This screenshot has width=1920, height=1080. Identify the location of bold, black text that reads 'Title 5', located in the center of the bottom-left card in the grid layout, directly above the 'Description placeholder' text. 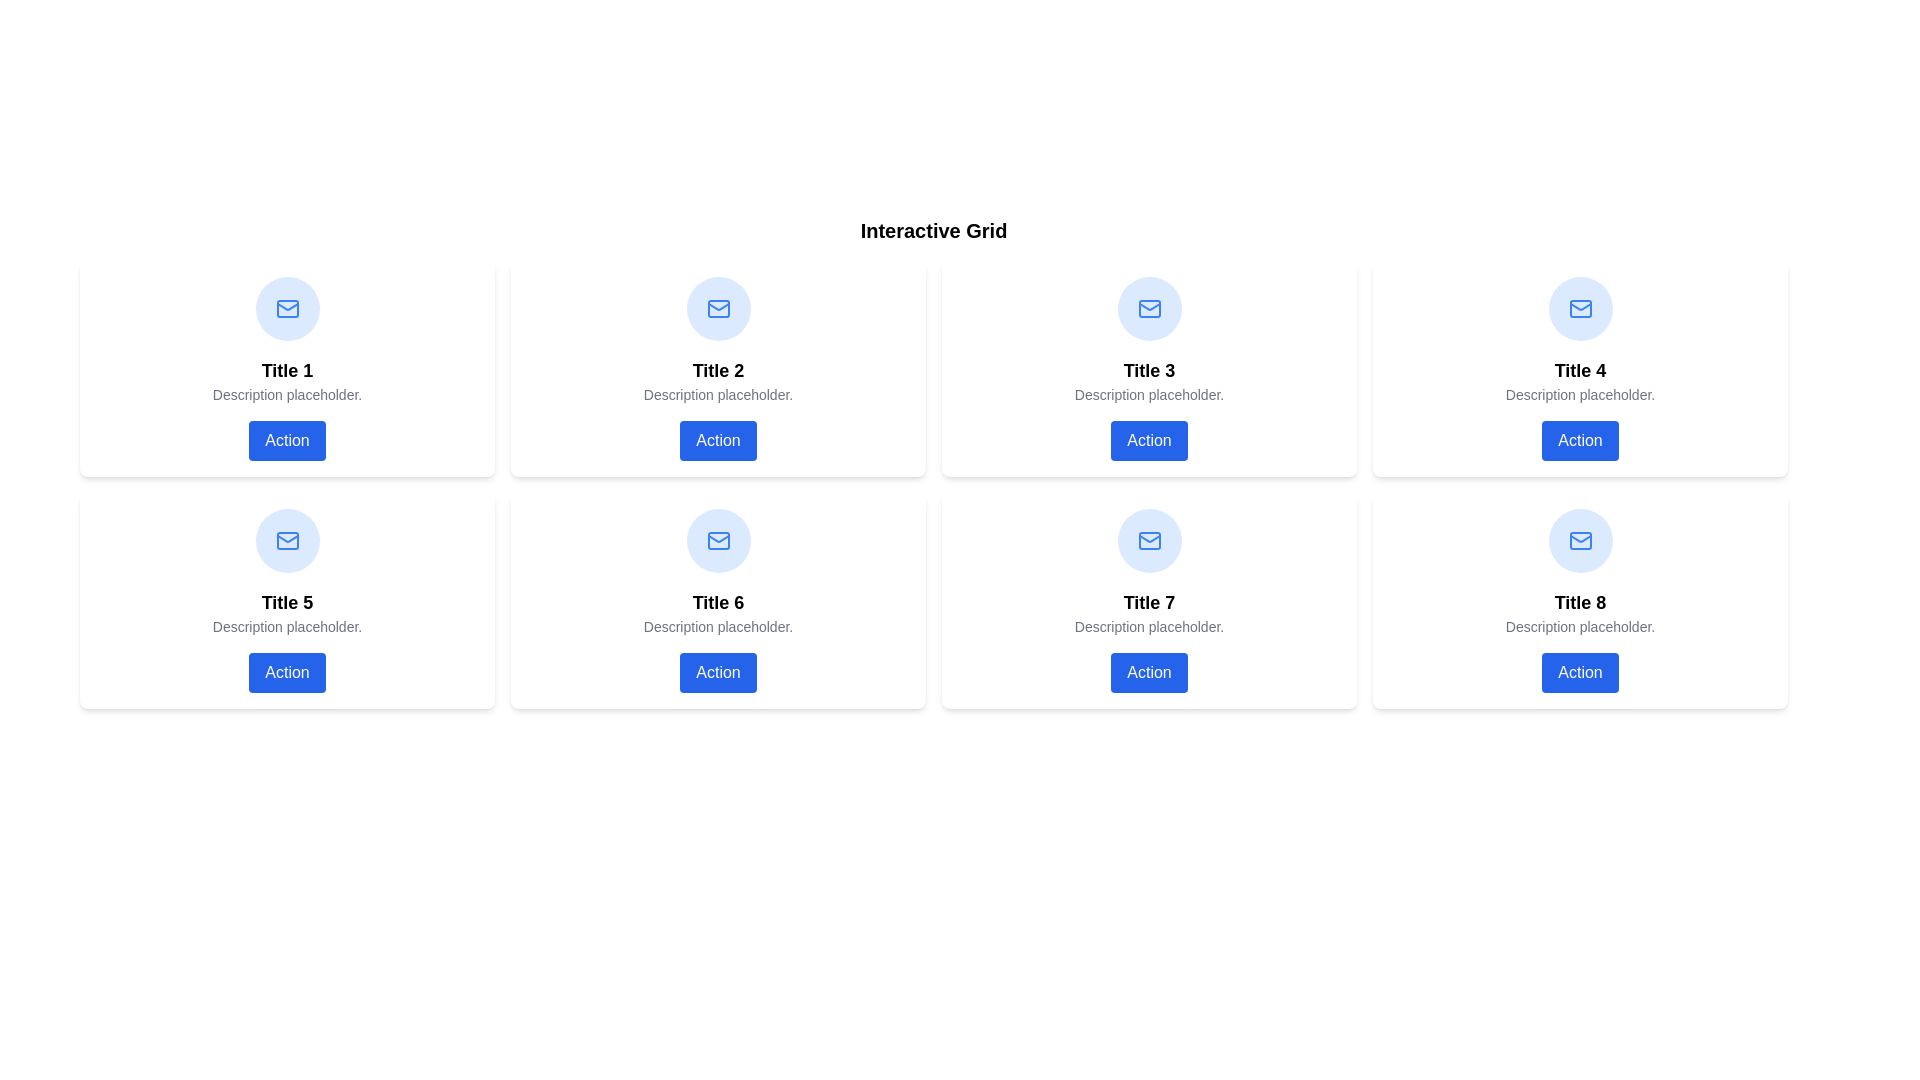
(286, 601).